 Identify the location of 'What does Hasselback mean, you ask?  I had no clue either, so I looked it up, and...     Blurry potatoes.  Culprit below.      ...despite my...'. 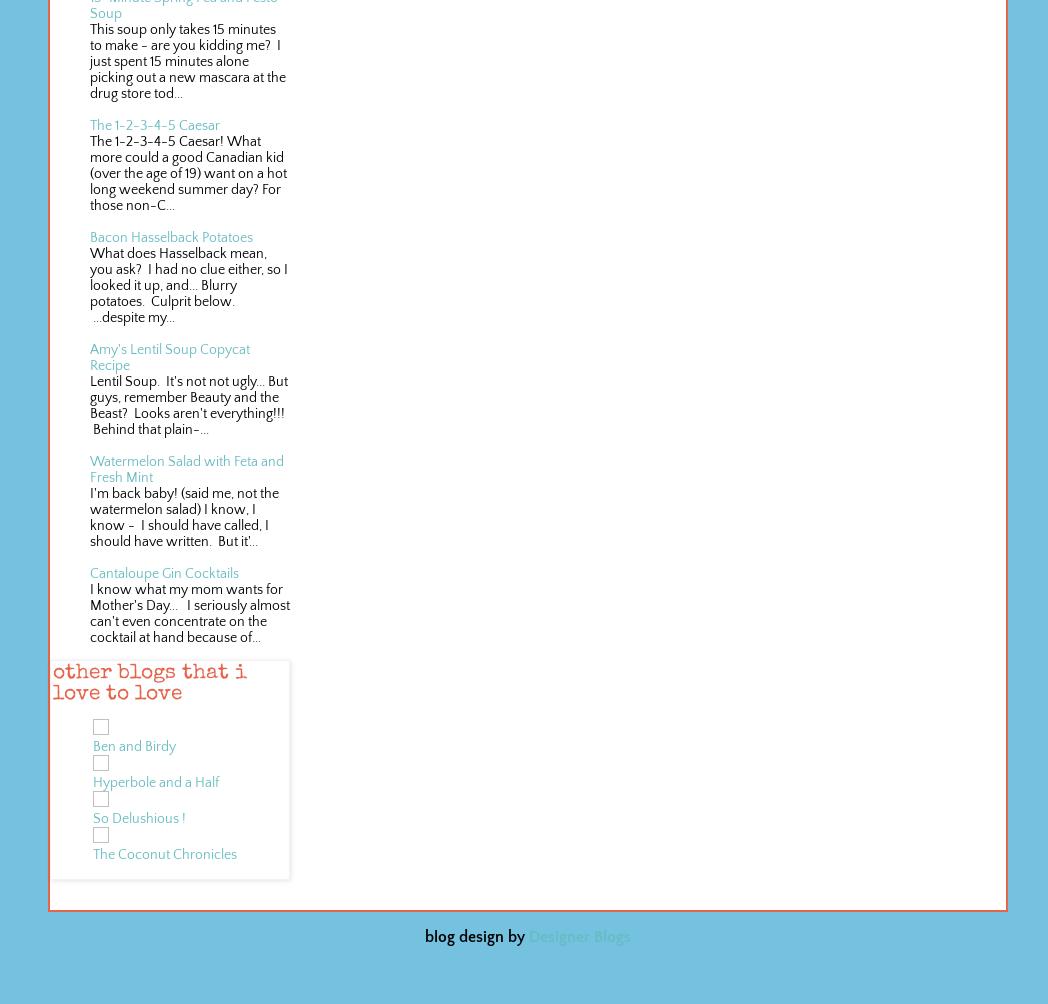
(187, 286).